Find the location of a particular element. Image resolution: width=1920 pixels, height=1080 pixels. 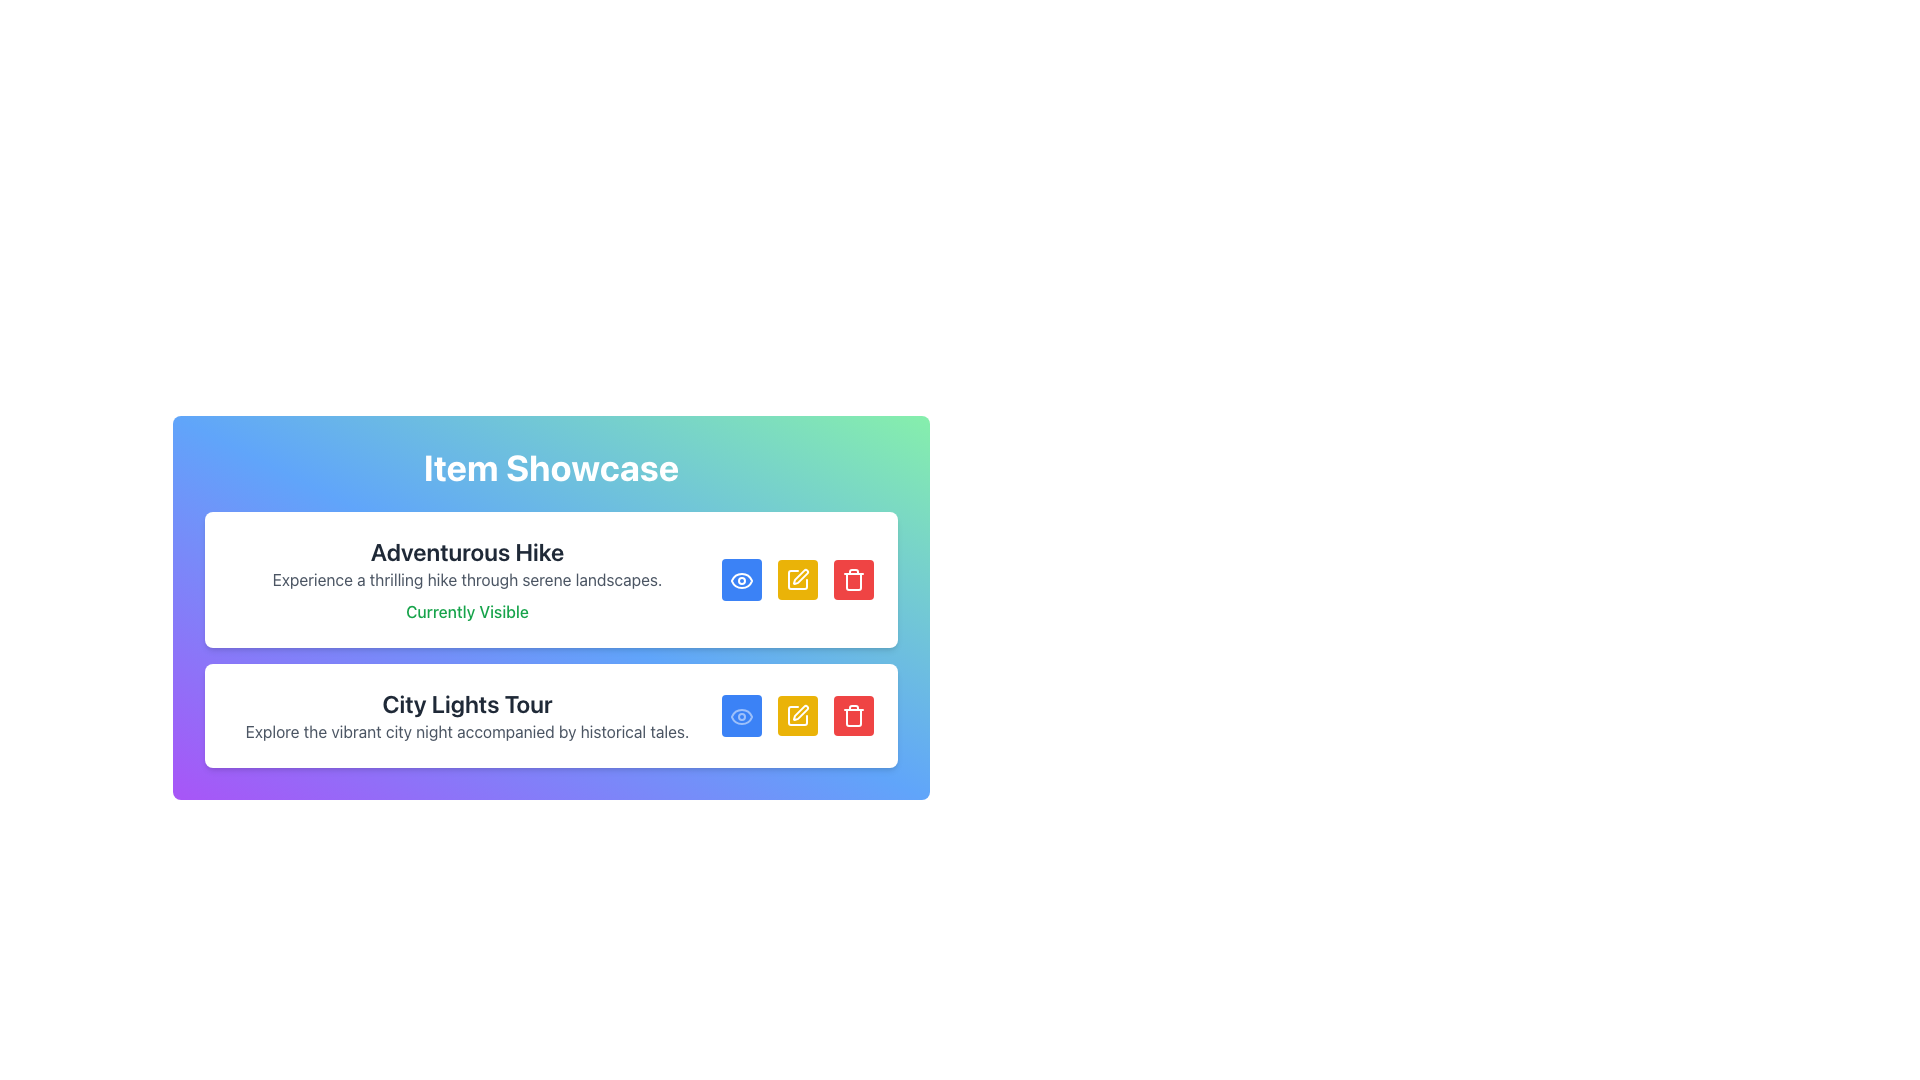

the blue eye icon located in the lower section of the interface, to the right of the 'City Lights Tour' descriptor panel is located at coordinates (741, 579).